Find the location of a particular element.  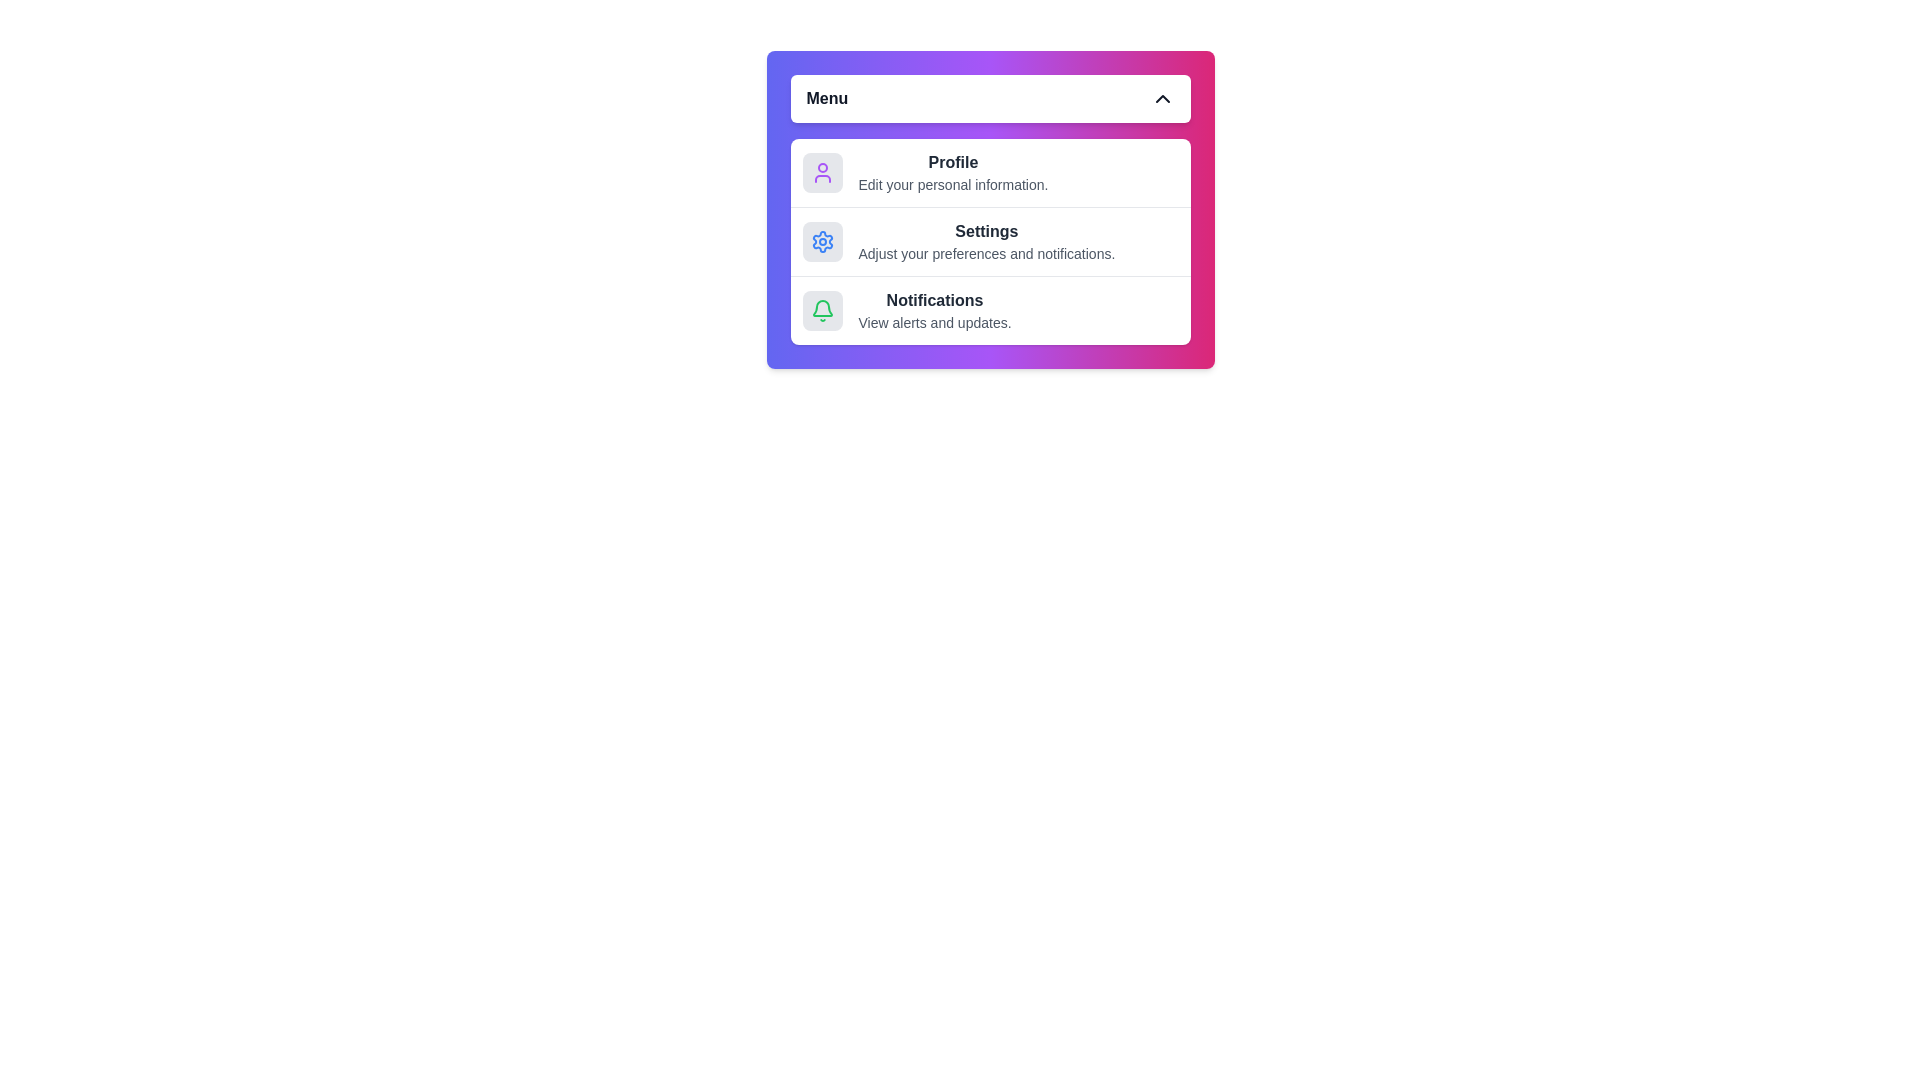

the menu item Settings to highlight it is located at coordinates (990, 240).